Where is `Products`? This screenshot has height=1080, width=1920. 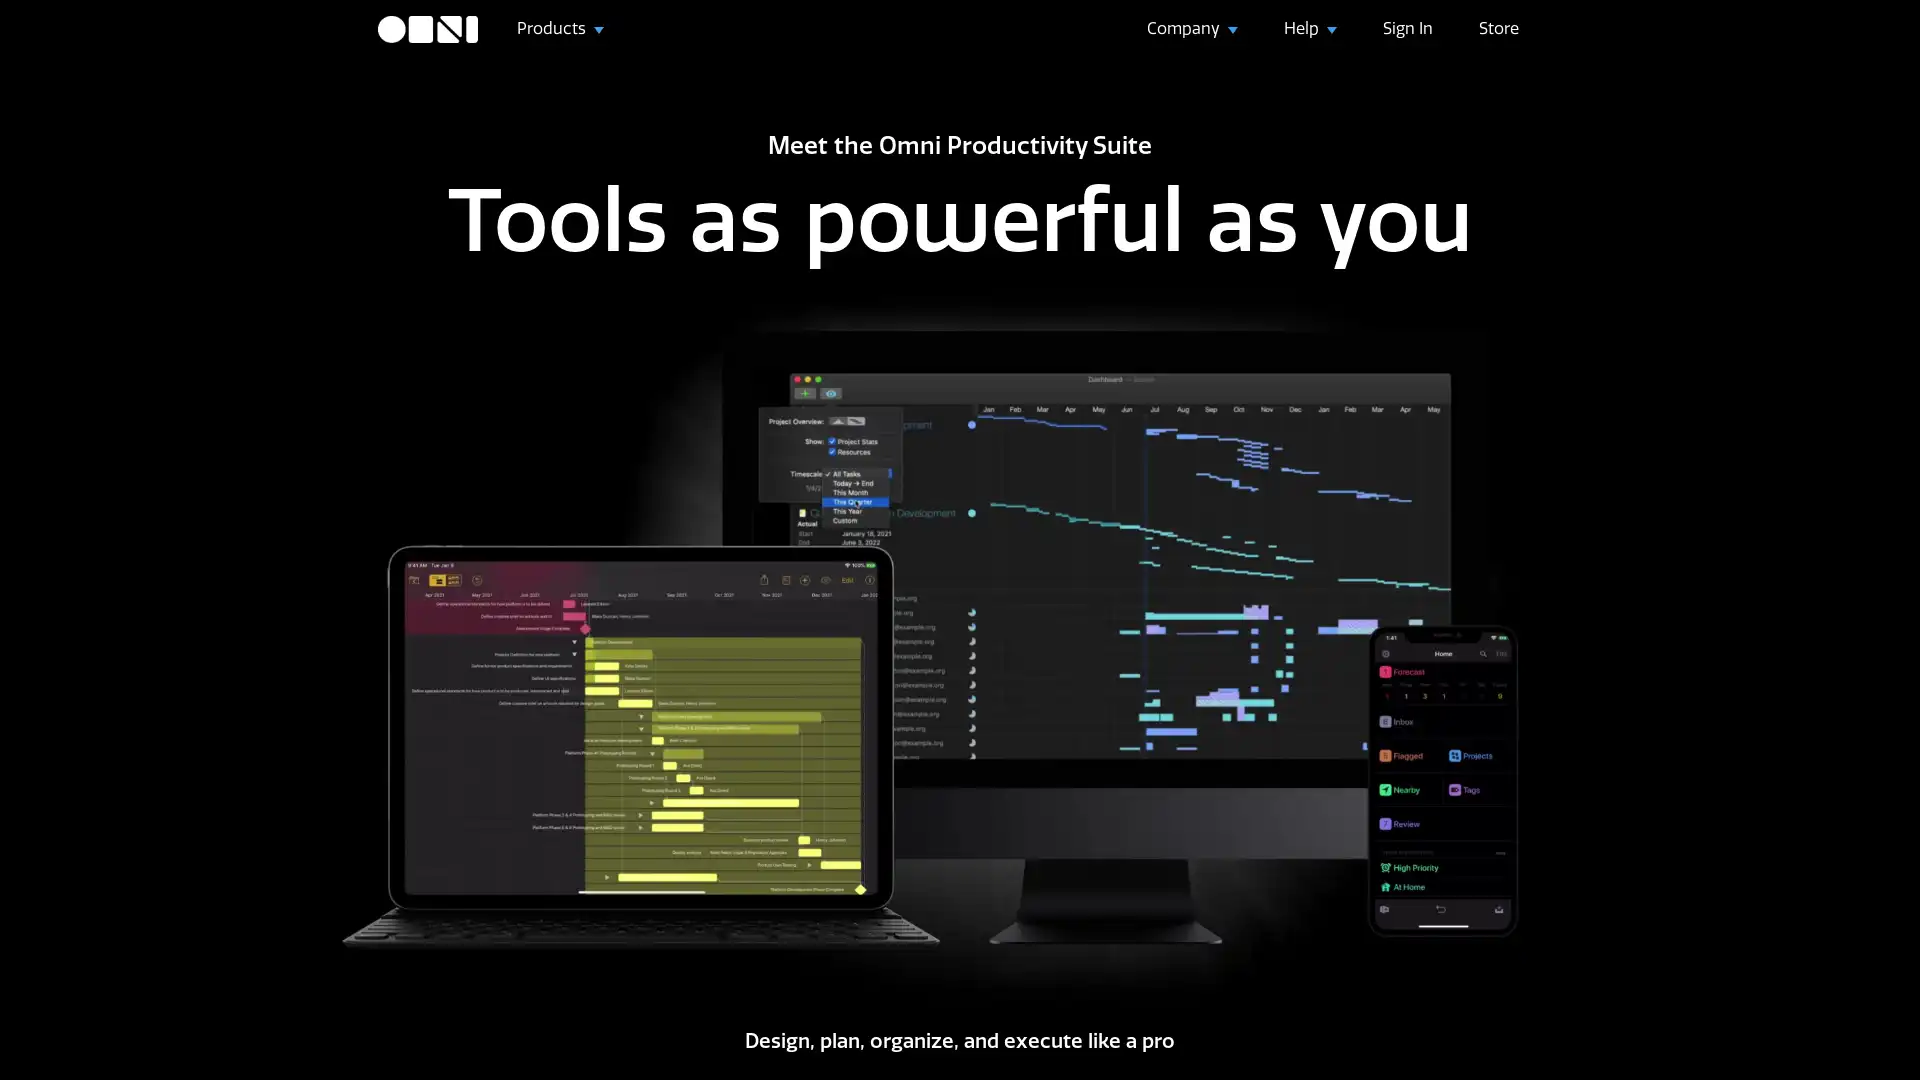
Products is located at coordinates (560, 27).